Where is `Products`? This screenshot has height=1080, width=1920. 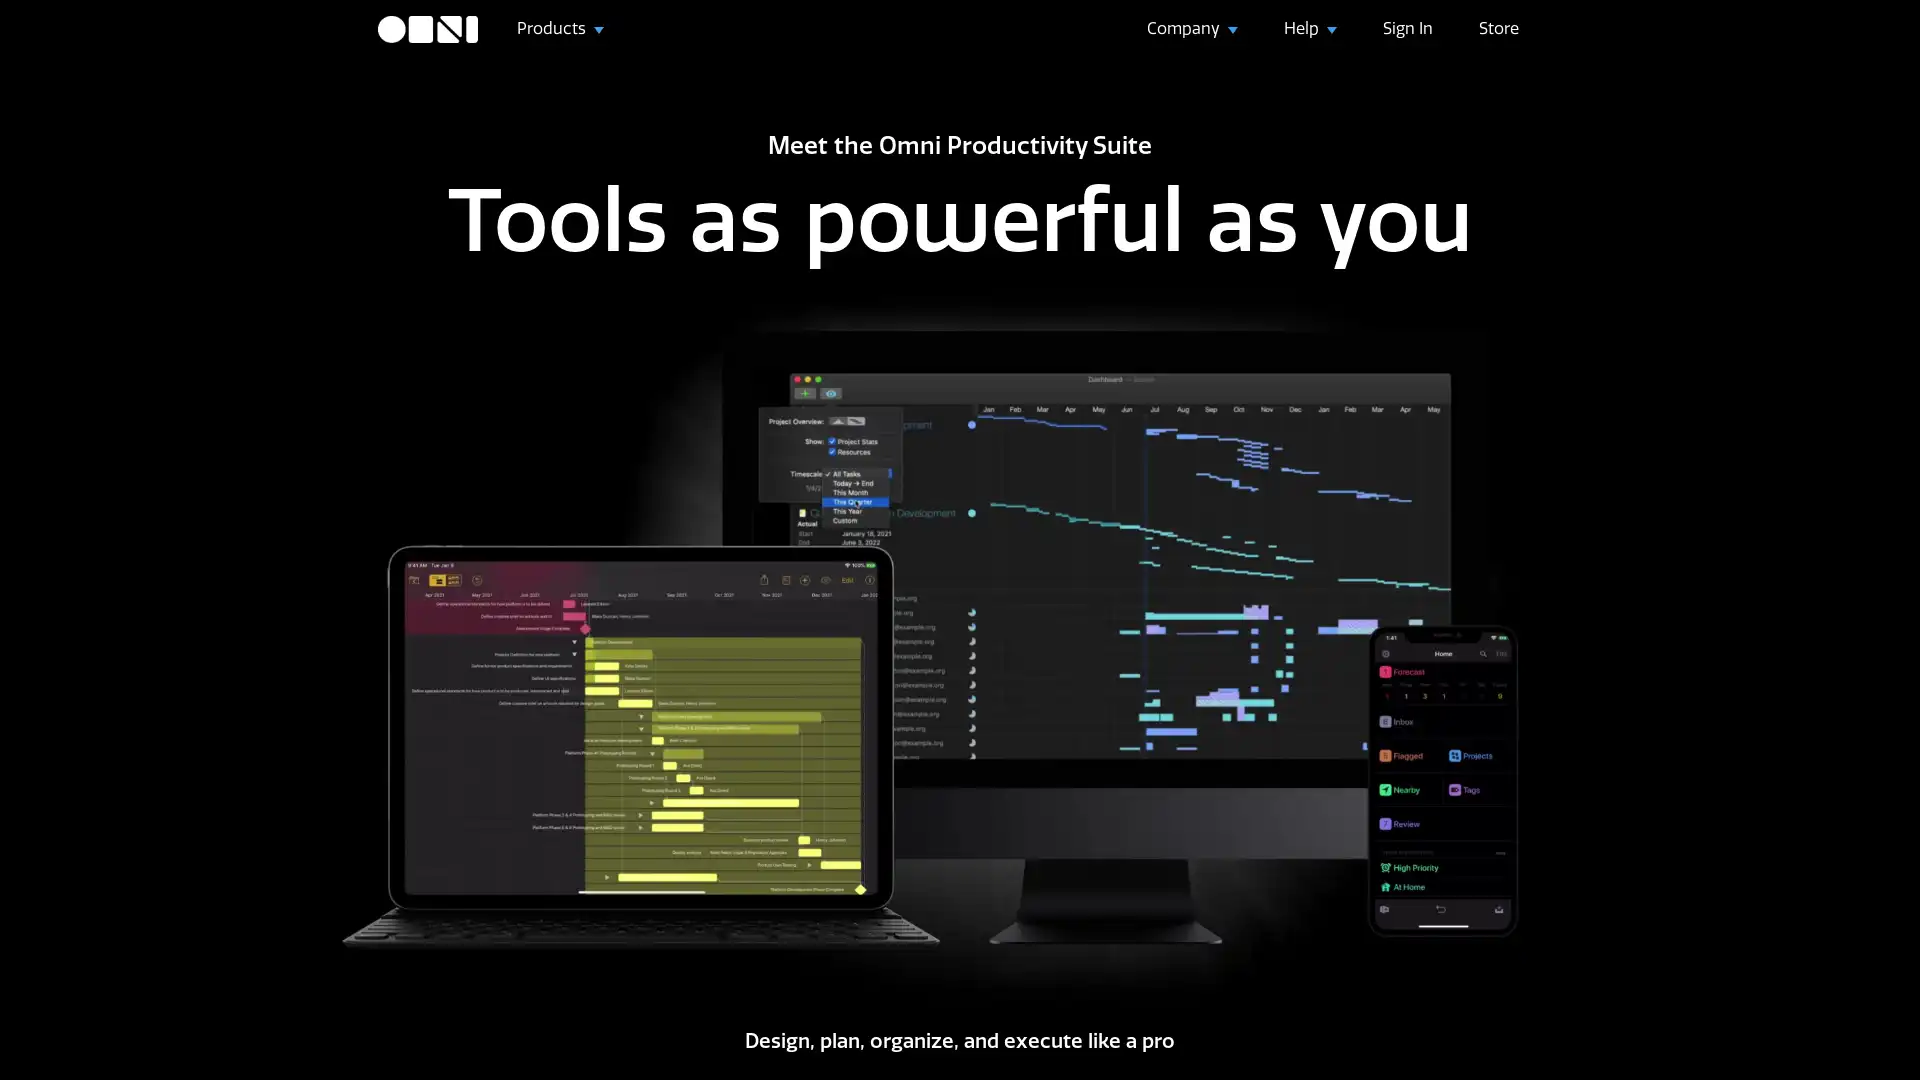
Products is located at coordinates (560, 27).